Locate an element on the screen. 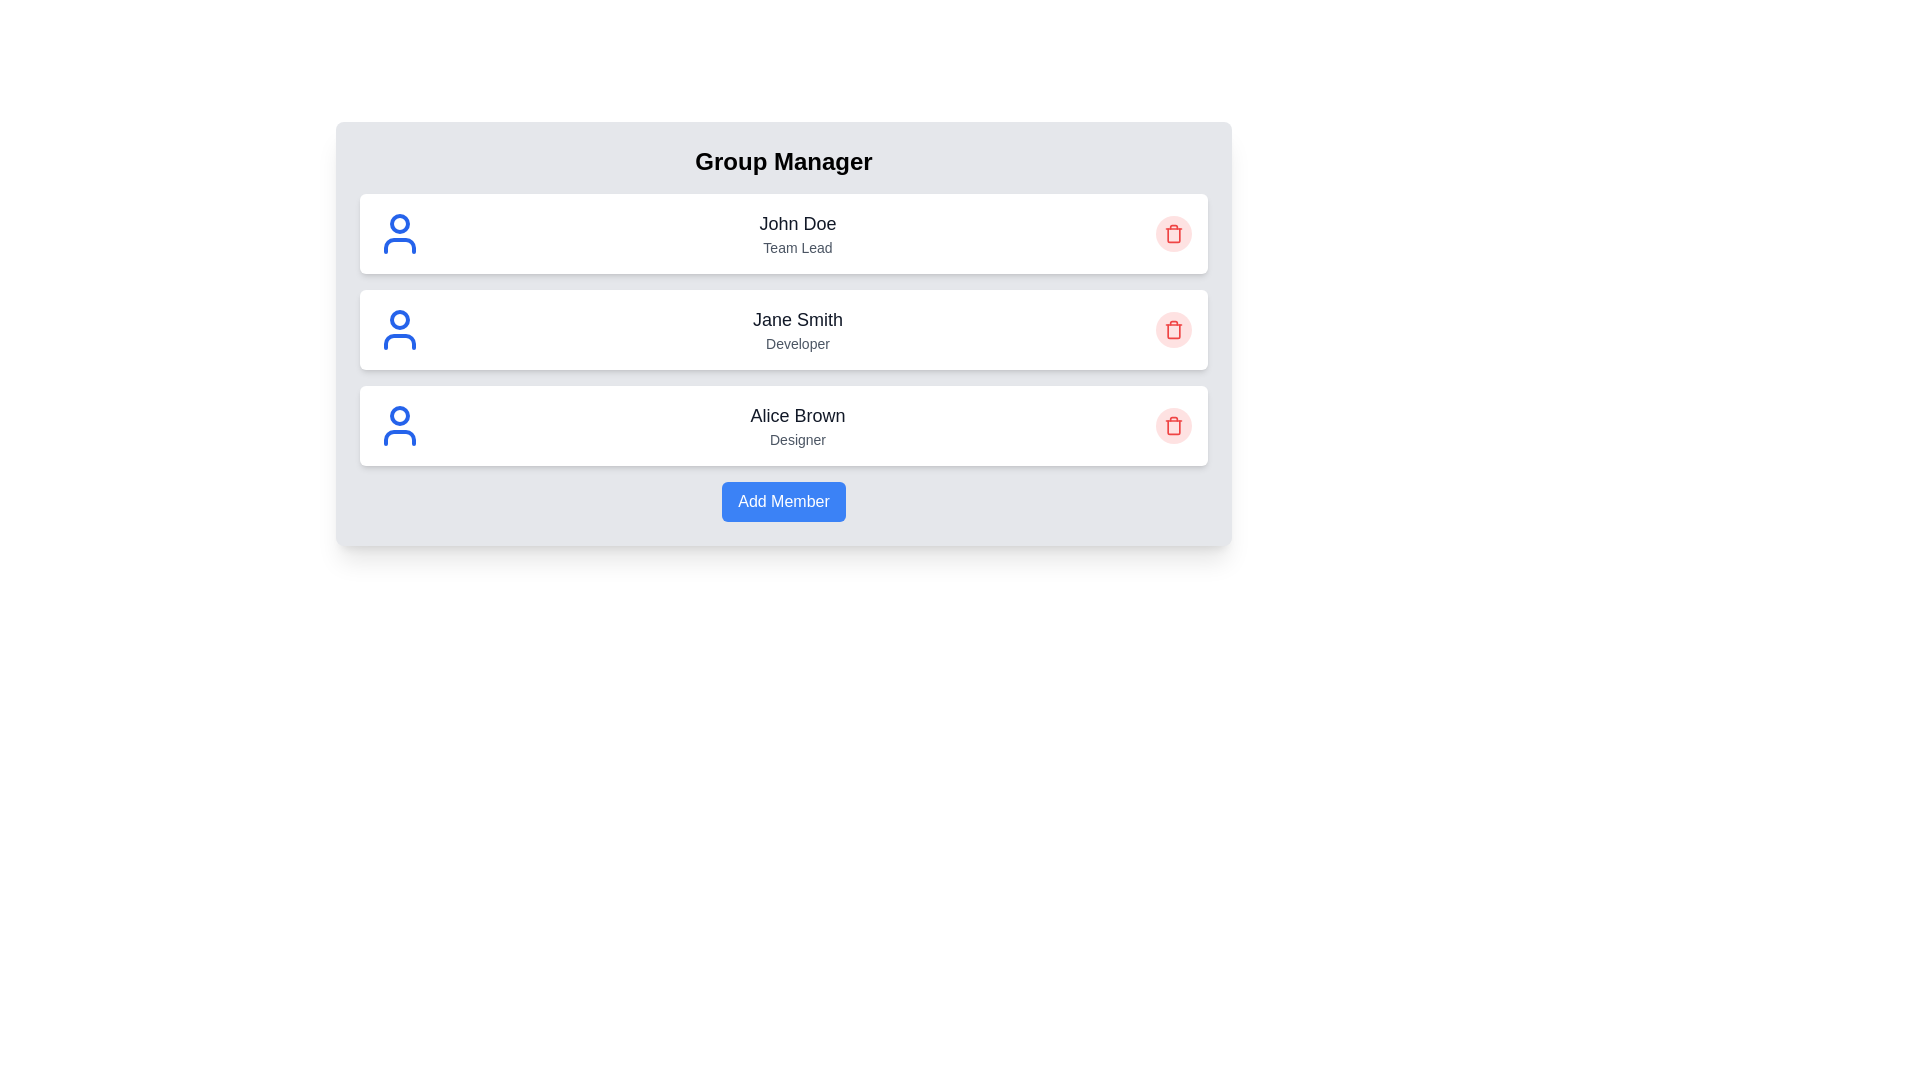  the static text element displaying 'Team Lead', which is styled in small font size and muted gray color, located below 'John Doe' is located at coordinates (796, 246).